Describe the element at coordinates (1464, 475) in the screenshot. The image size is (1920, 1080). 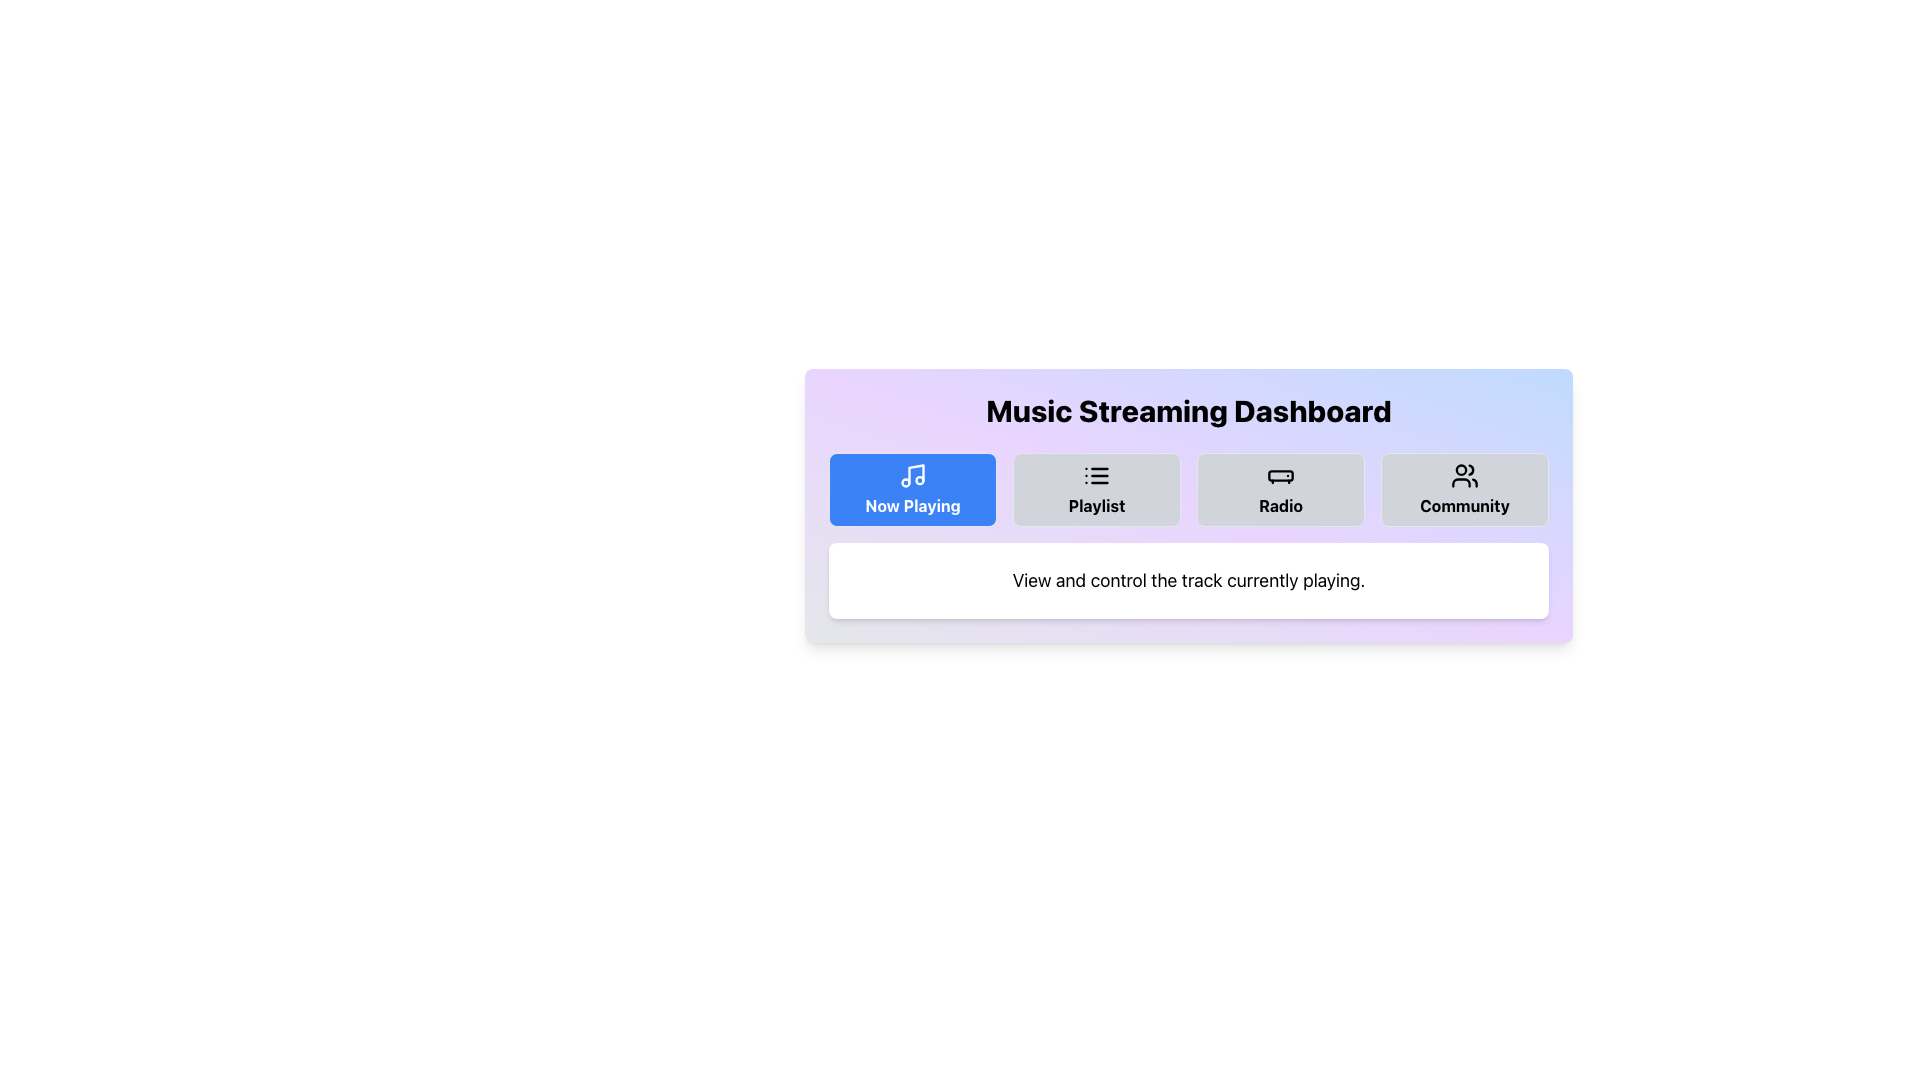
I see `the SVG icon depicting two stylized user figures within the 'Community' button for additional options related` at that location.